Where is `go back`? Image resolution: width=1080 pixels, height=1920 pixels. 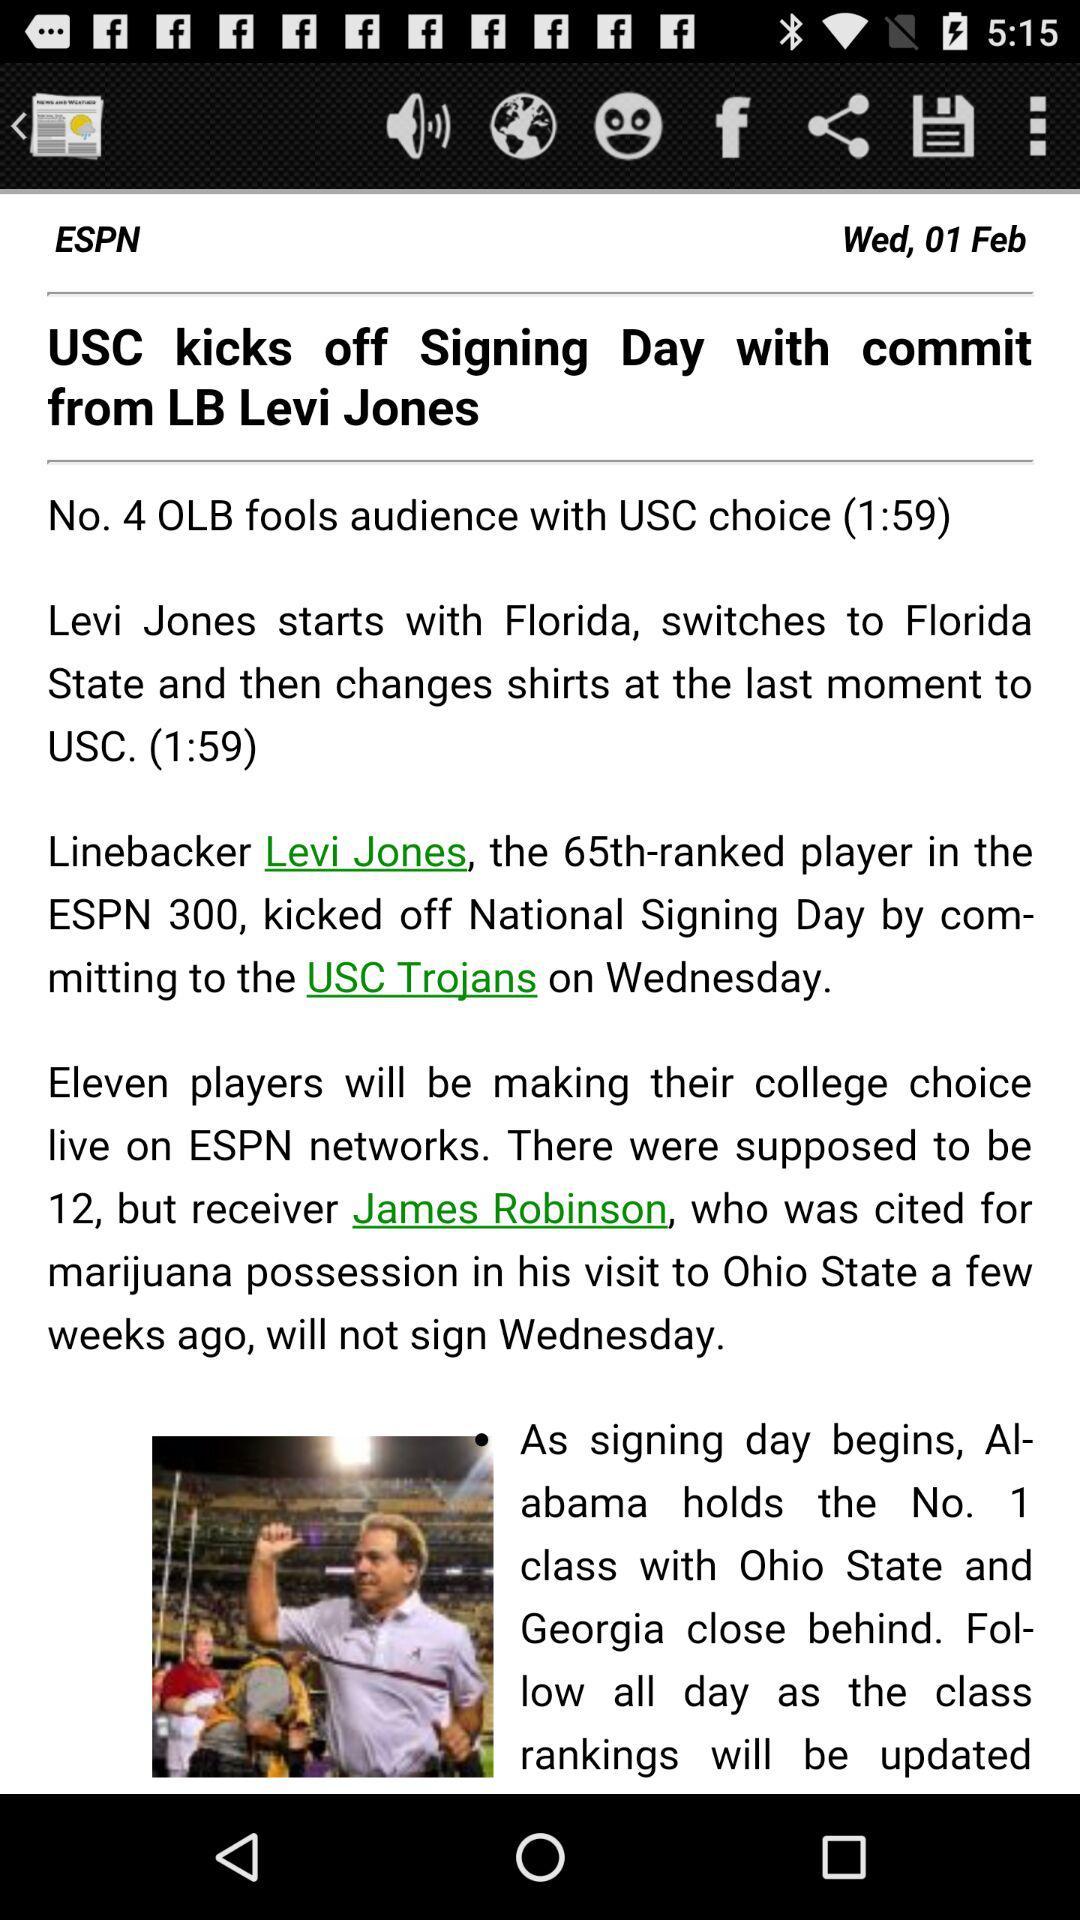
go back is located at coordinates (64, 124).